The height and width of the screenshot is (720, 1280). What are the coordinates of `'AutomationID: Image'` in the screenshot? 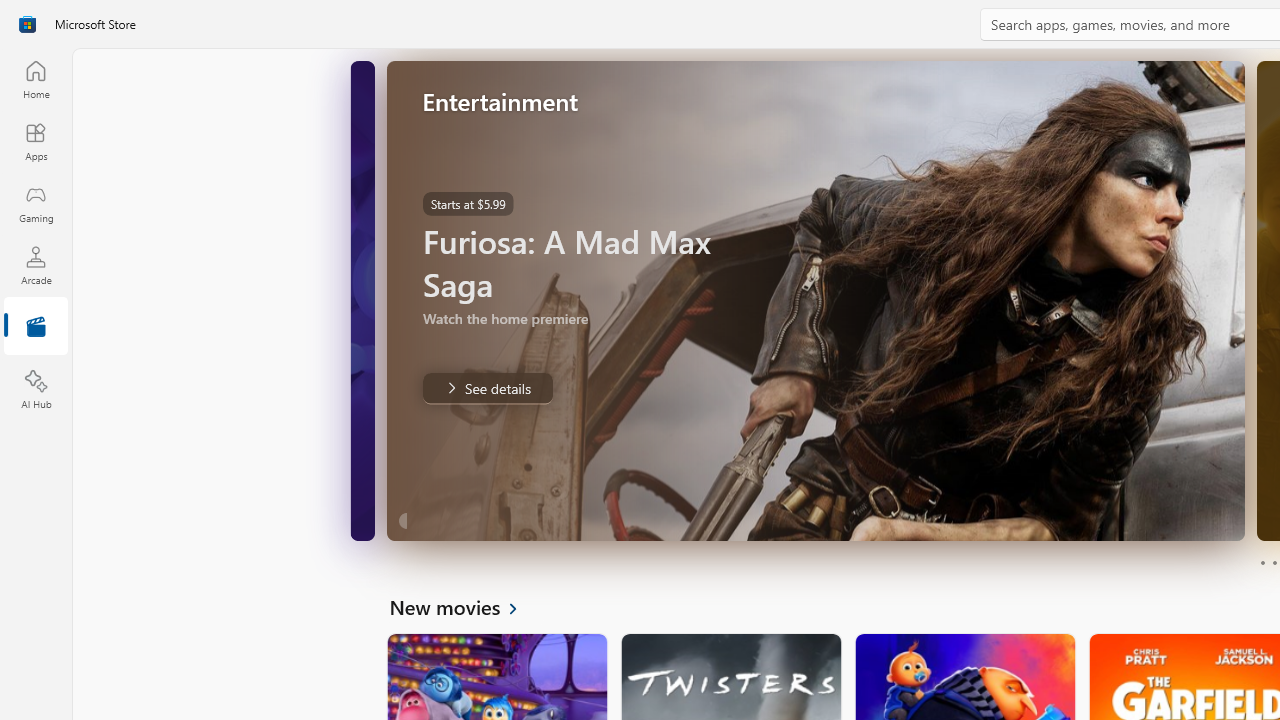 It's located at (815, 300).